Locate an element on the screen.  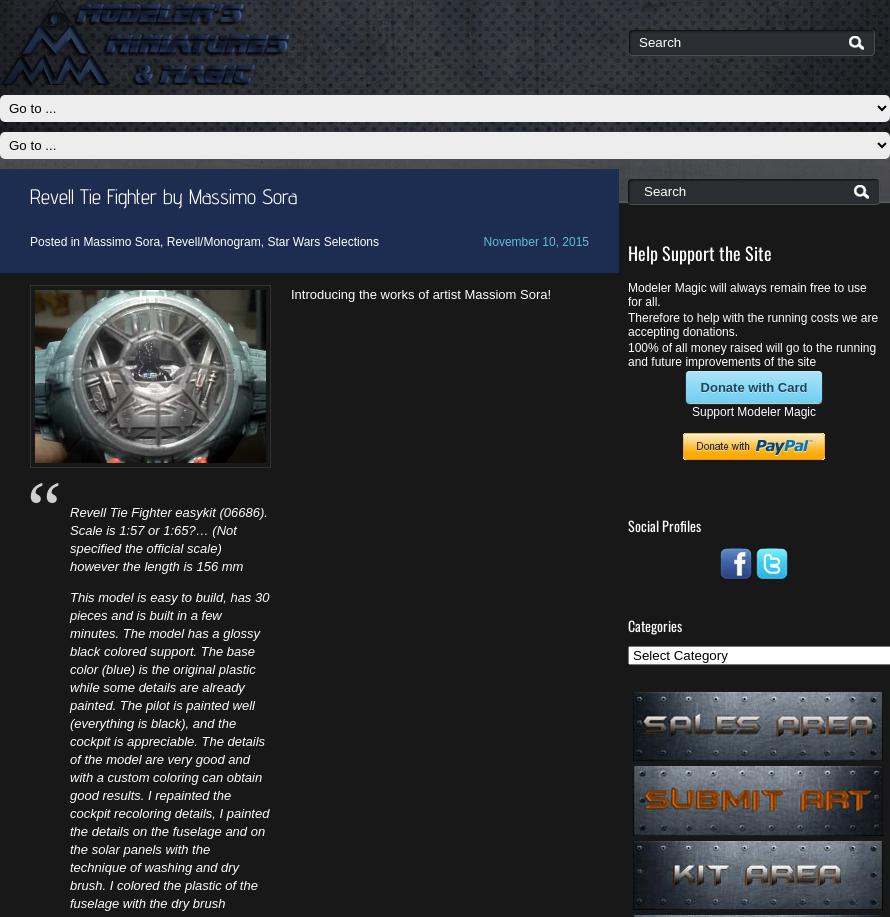
'Support Modeler Magic' is located at coordinates (753, 410).